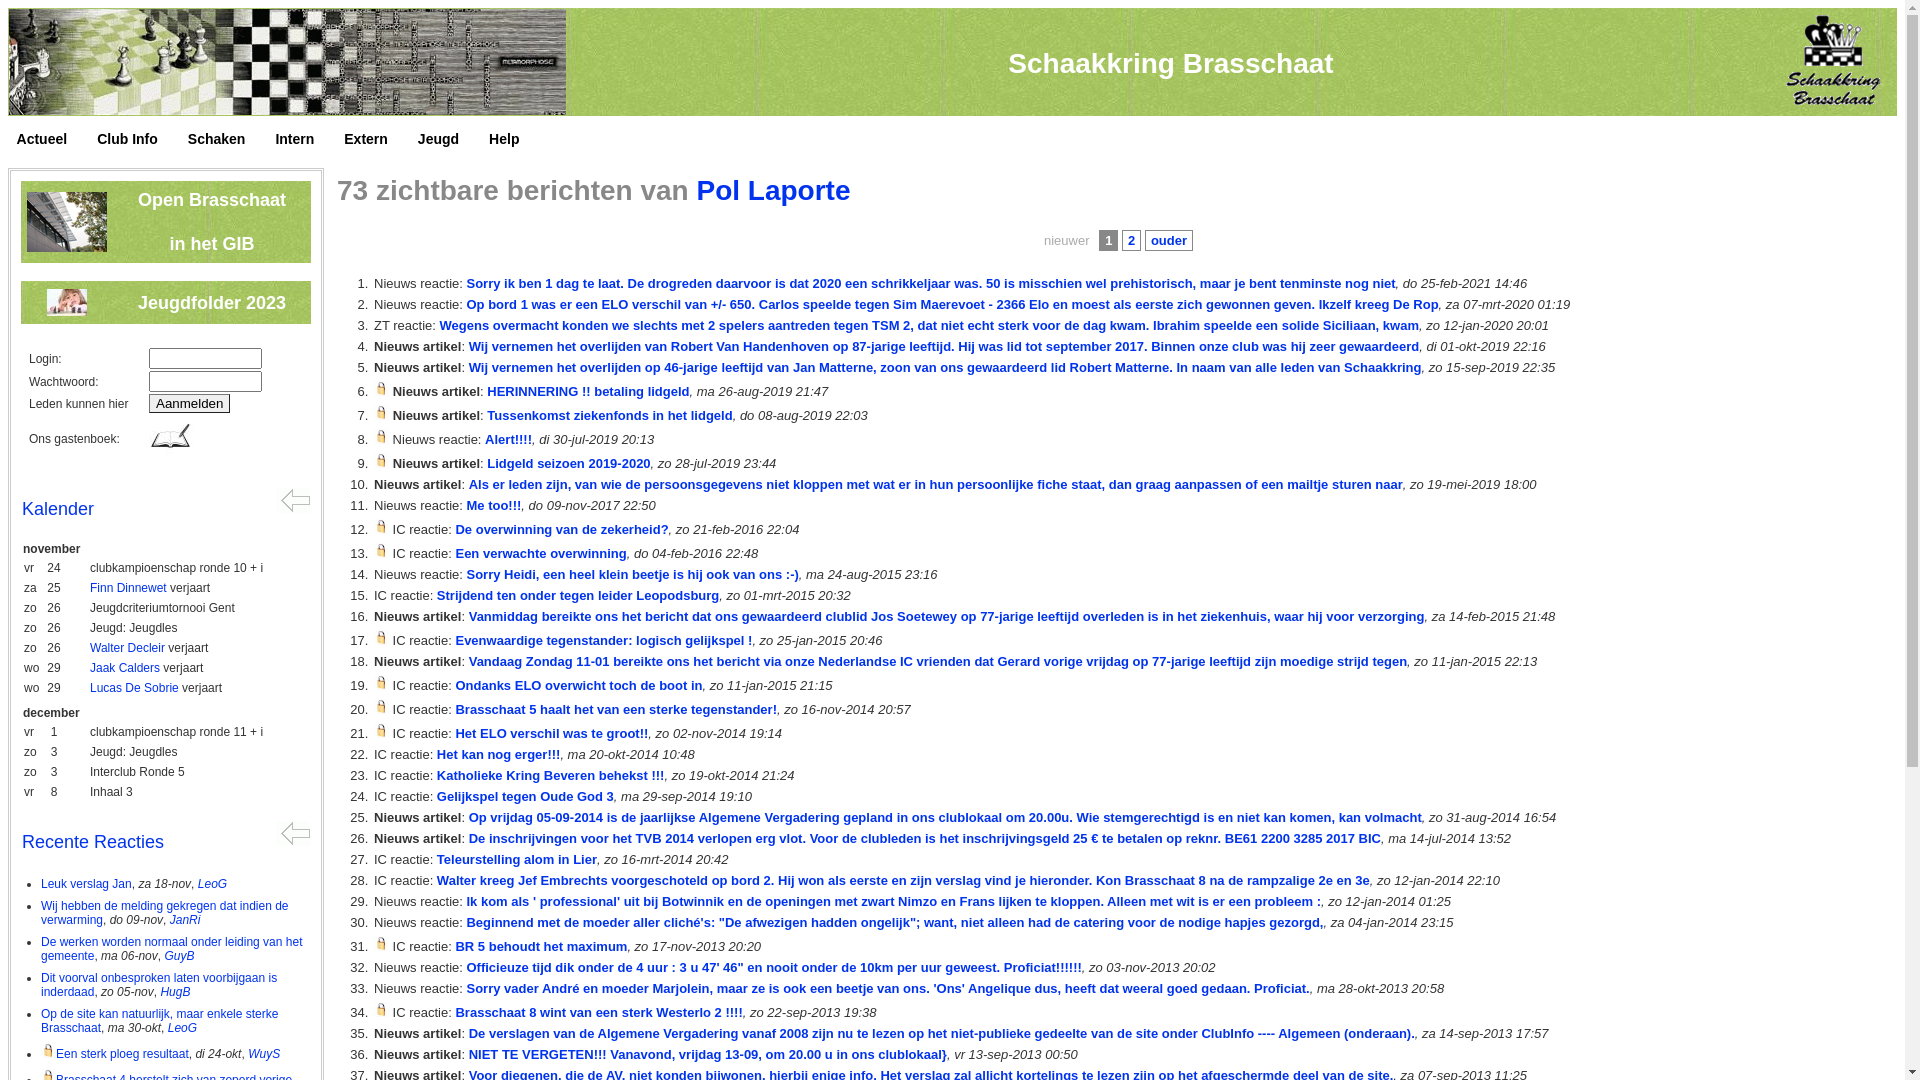  Describe the element at coordinates (381, 730) in the screenshot. I see `'Enkel zichtbaar voor clubleden'` at that location.